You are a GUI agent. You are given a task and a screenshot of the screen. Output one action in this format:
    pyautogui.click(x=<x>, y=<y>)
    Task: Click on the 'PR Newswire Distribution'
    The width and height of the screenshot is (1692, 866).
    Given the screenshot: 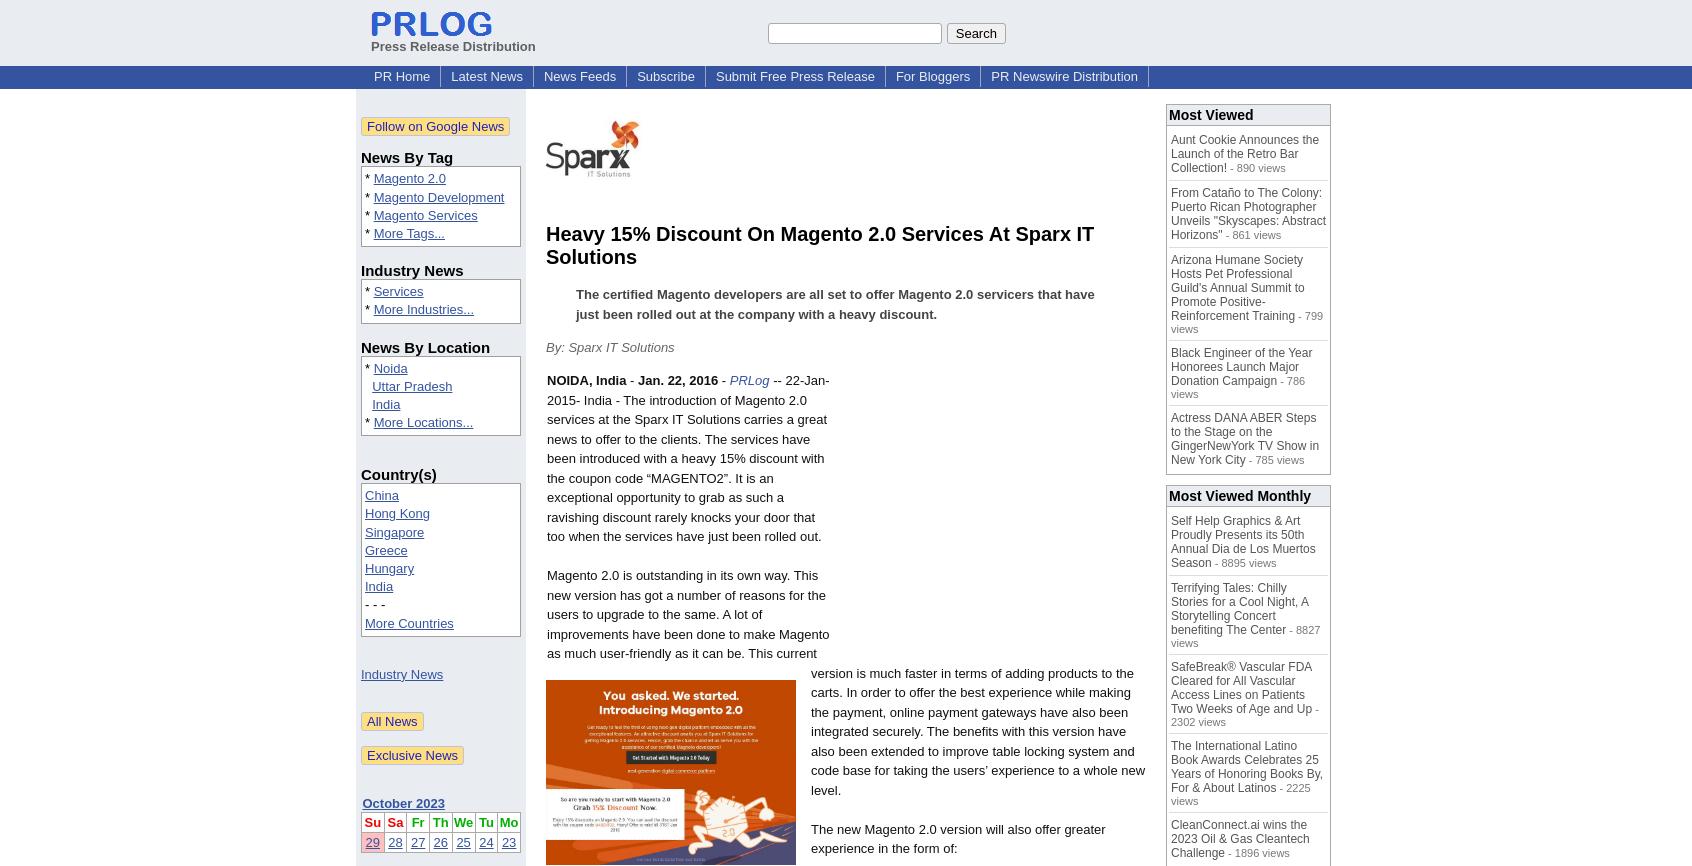 What is the action you would take?
    pyautogui.click(x=1064, y=76)
    